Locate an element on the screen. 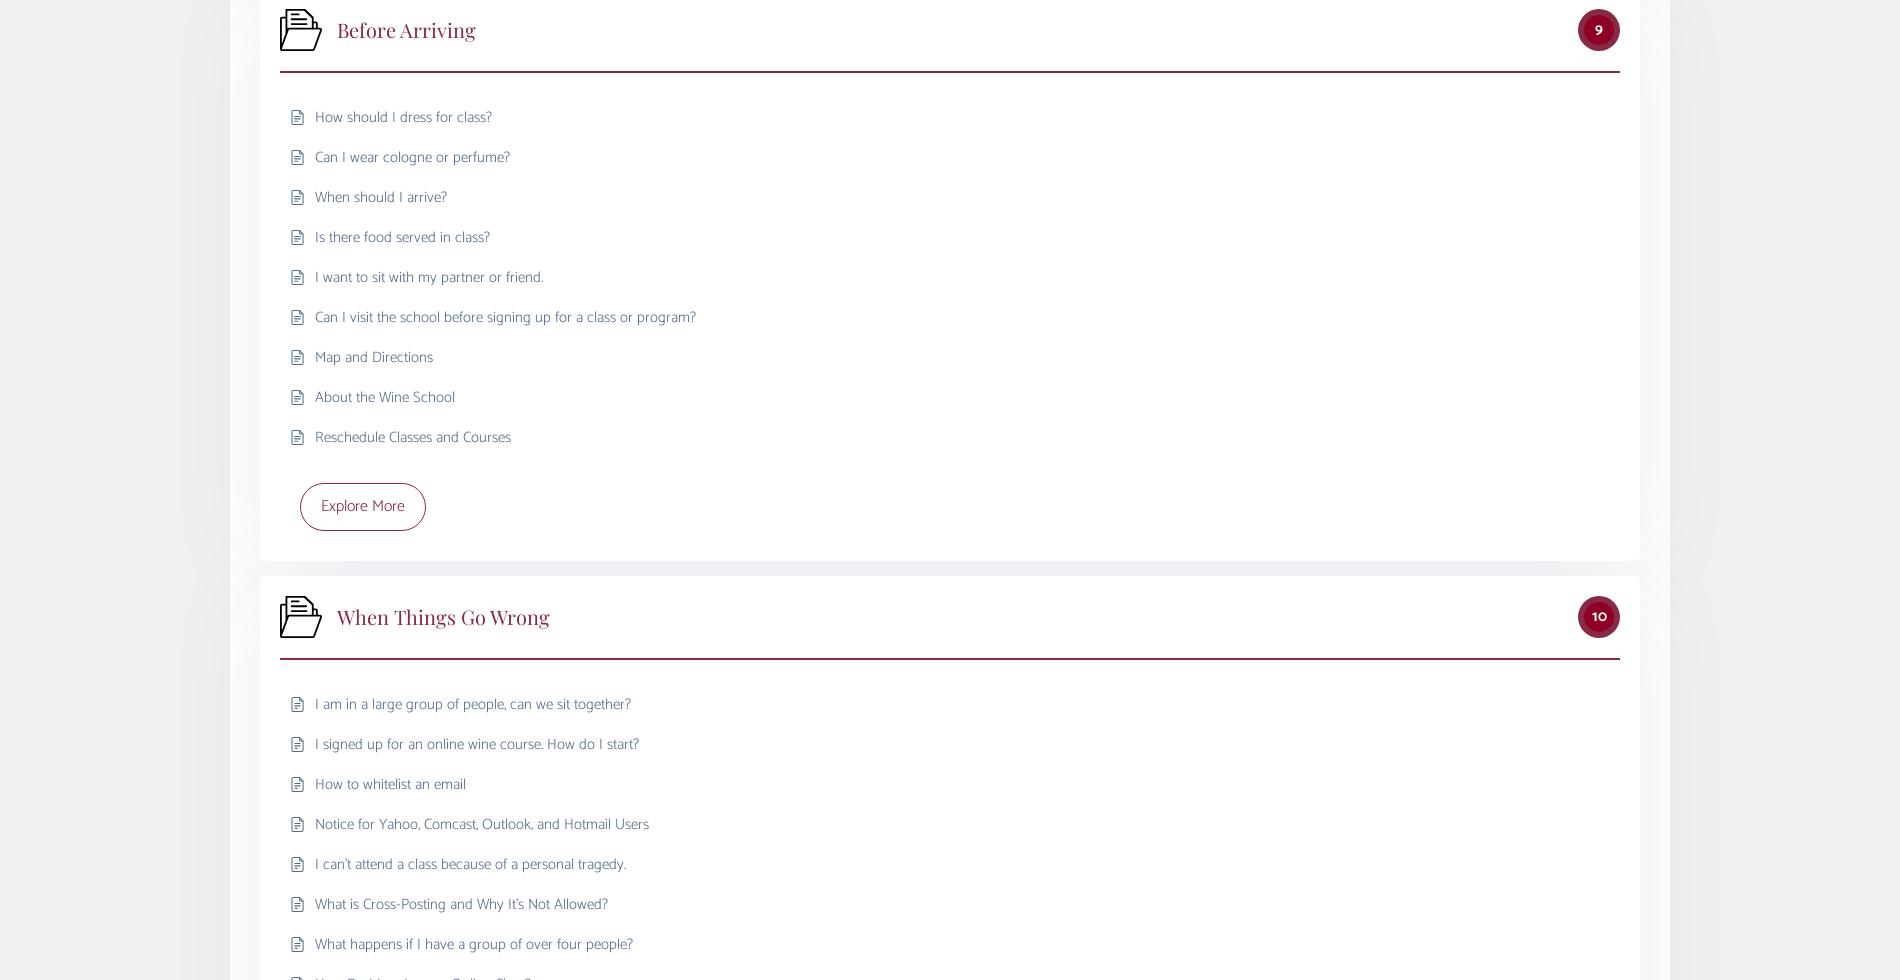  'When should I arrive?' is located at coordinates (379, 196).